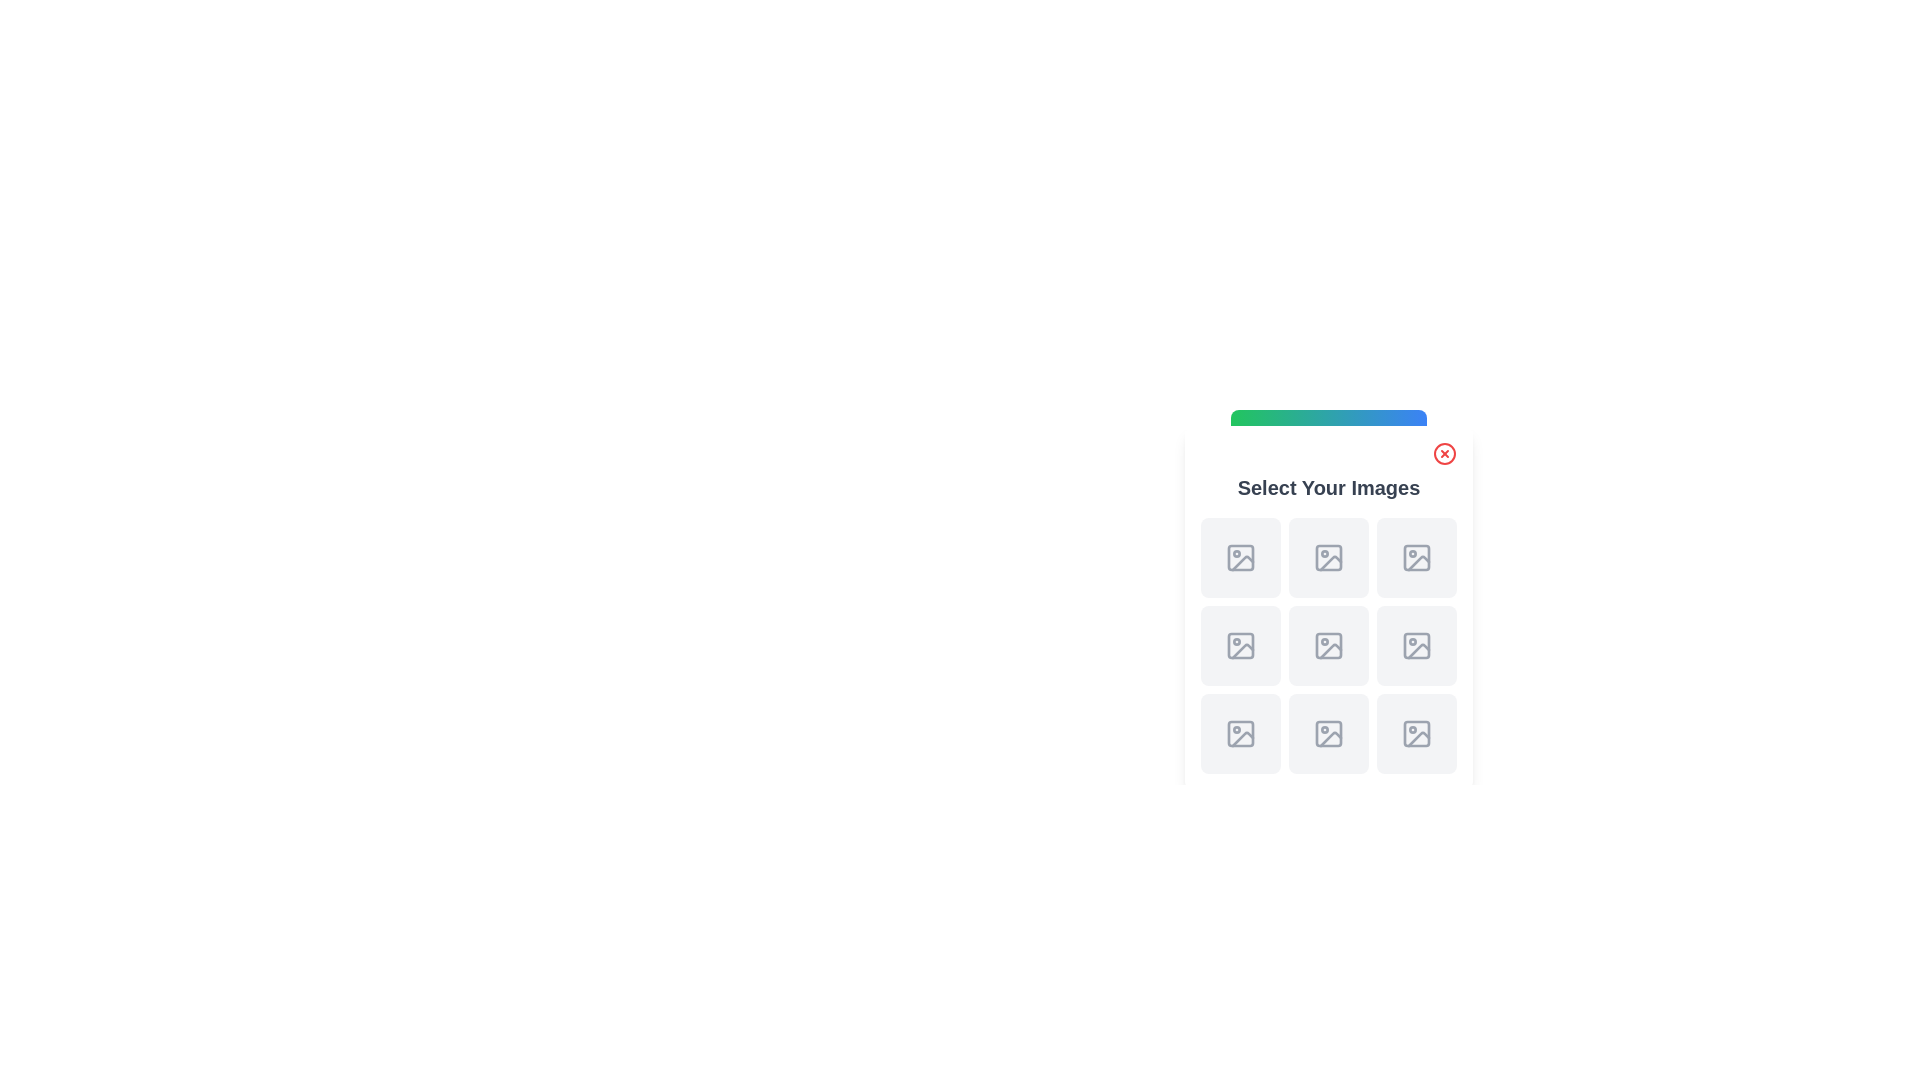 The height and width of the screenshot is (1080, 1920). I want to click on the grid tile in the 'Select Your Images' modal, so click(1329, 645).